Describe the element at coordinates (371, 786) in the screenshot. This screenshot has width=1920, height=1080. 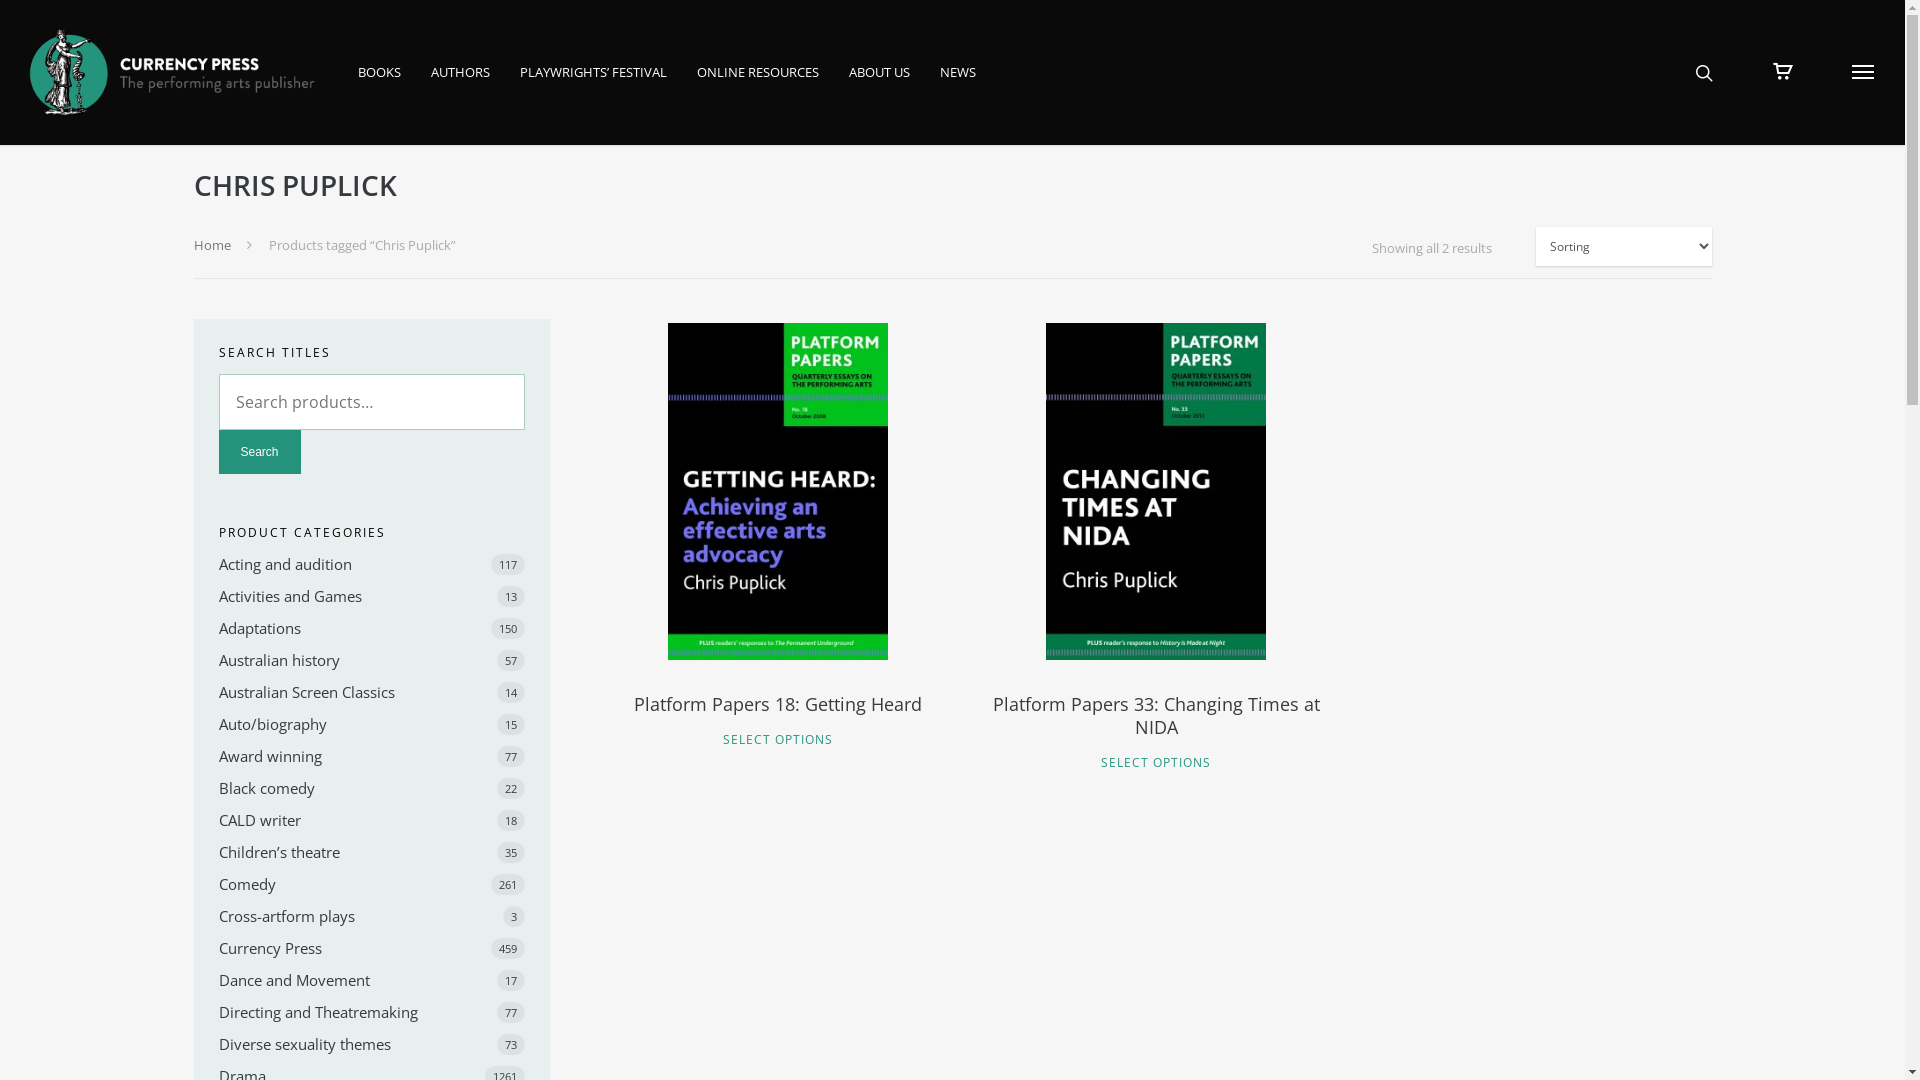
I see `'Black comedy'` at that location.